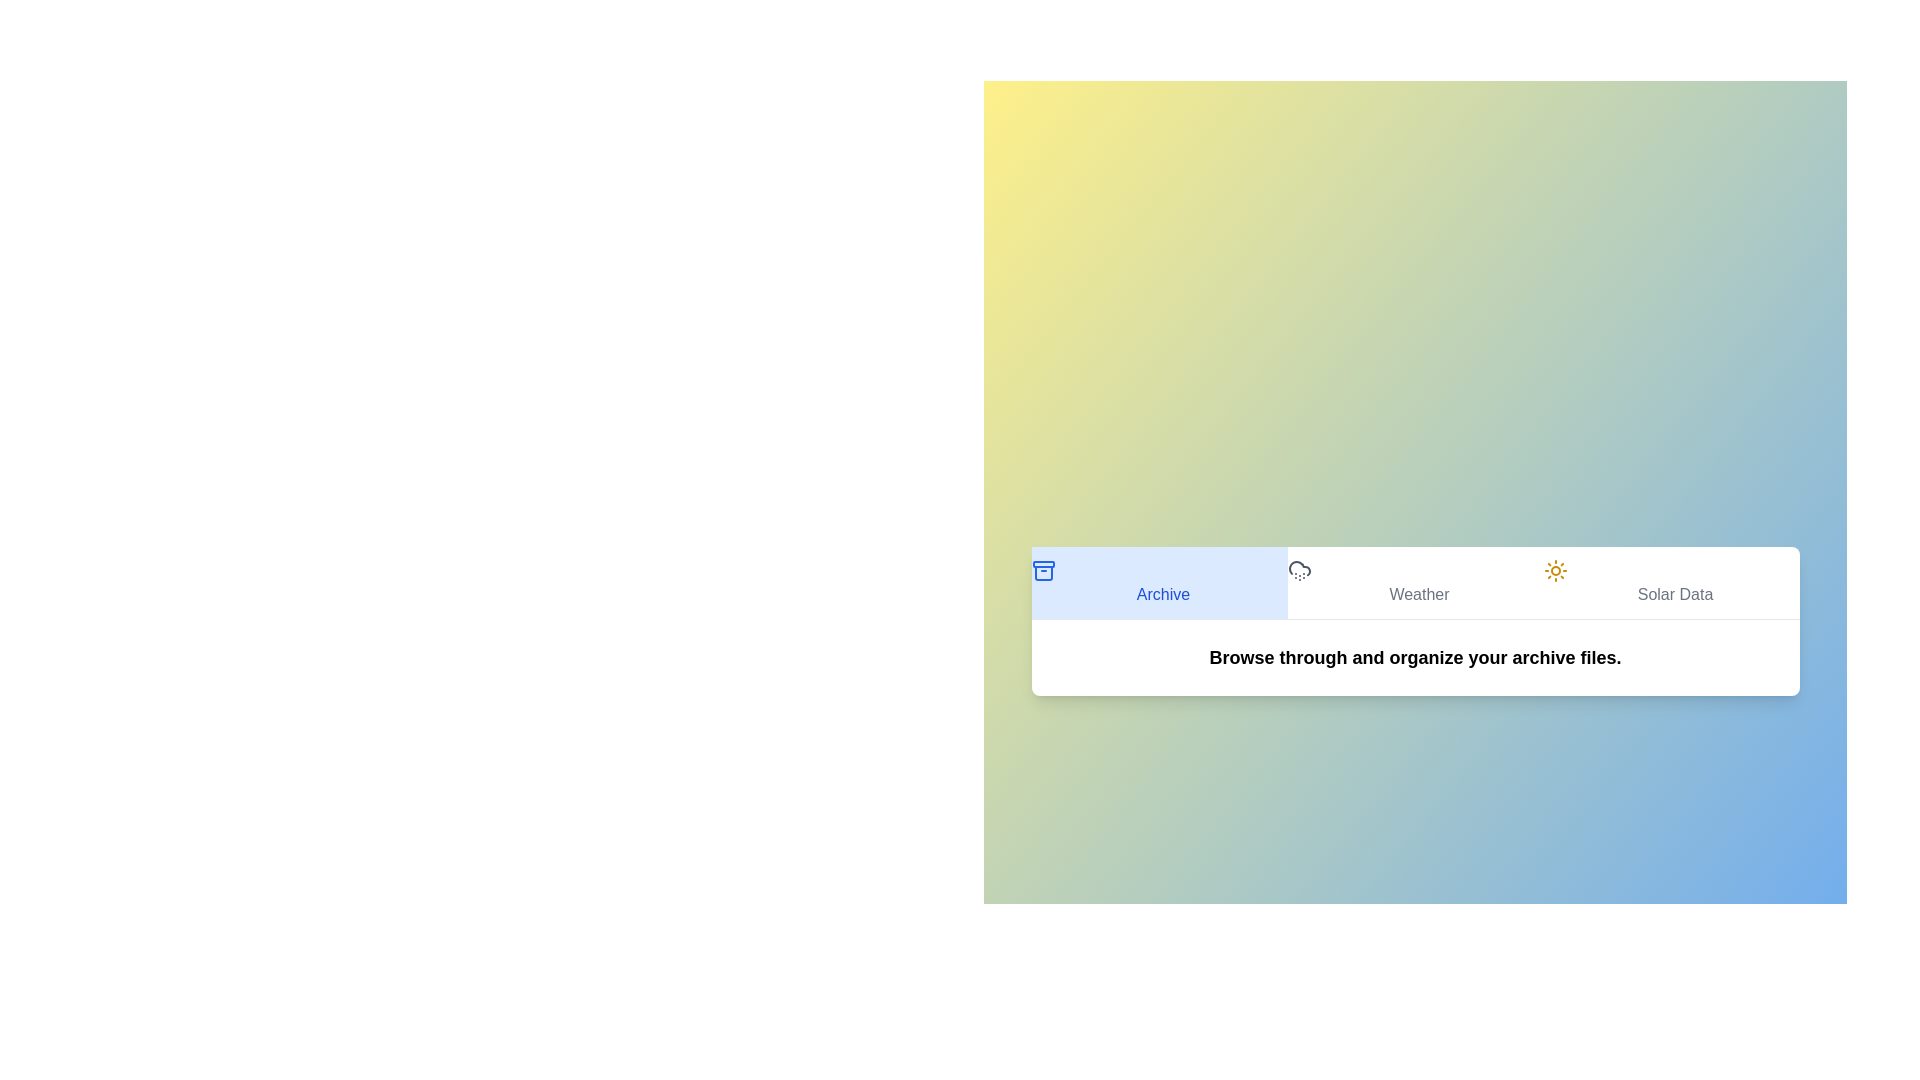  Describe the element at coordinates (1159, 582) in the screenshot. I see `the Archive tab` at that location.